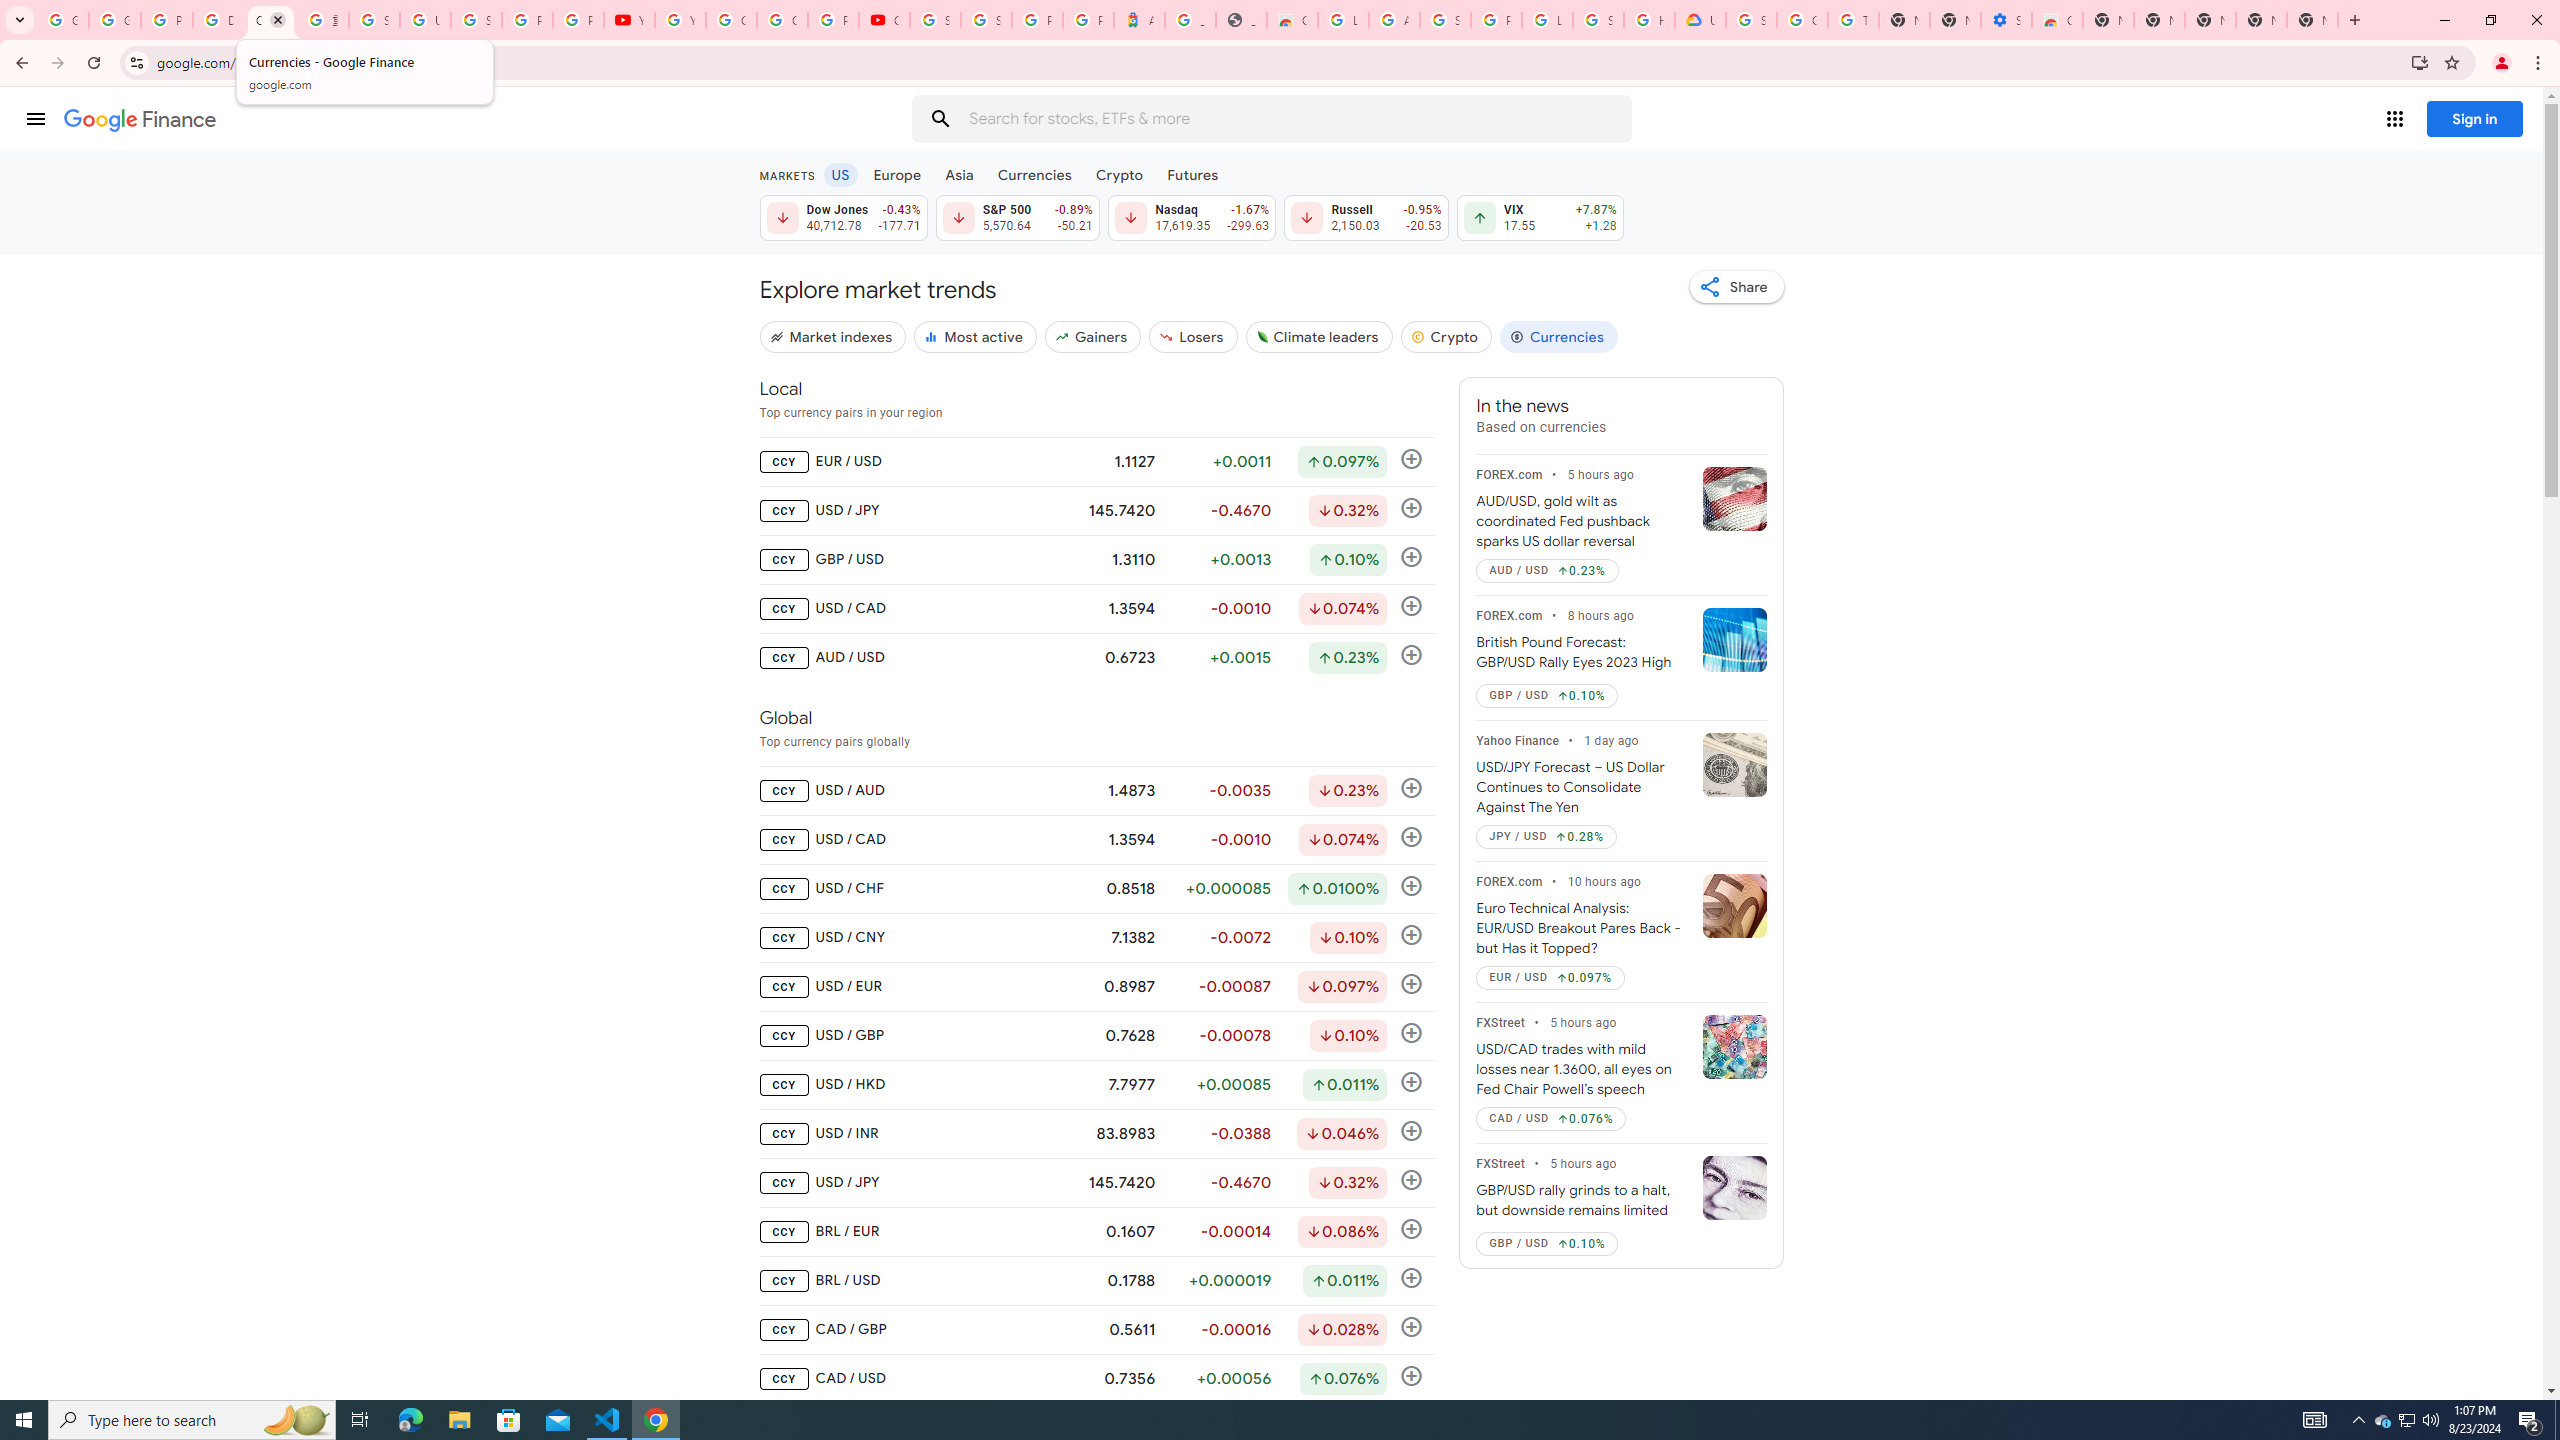  I want to click on 'CCY USD / AUD 1.4873 -0.0035 Down by 0.21% Follow', so click(1096, 789).